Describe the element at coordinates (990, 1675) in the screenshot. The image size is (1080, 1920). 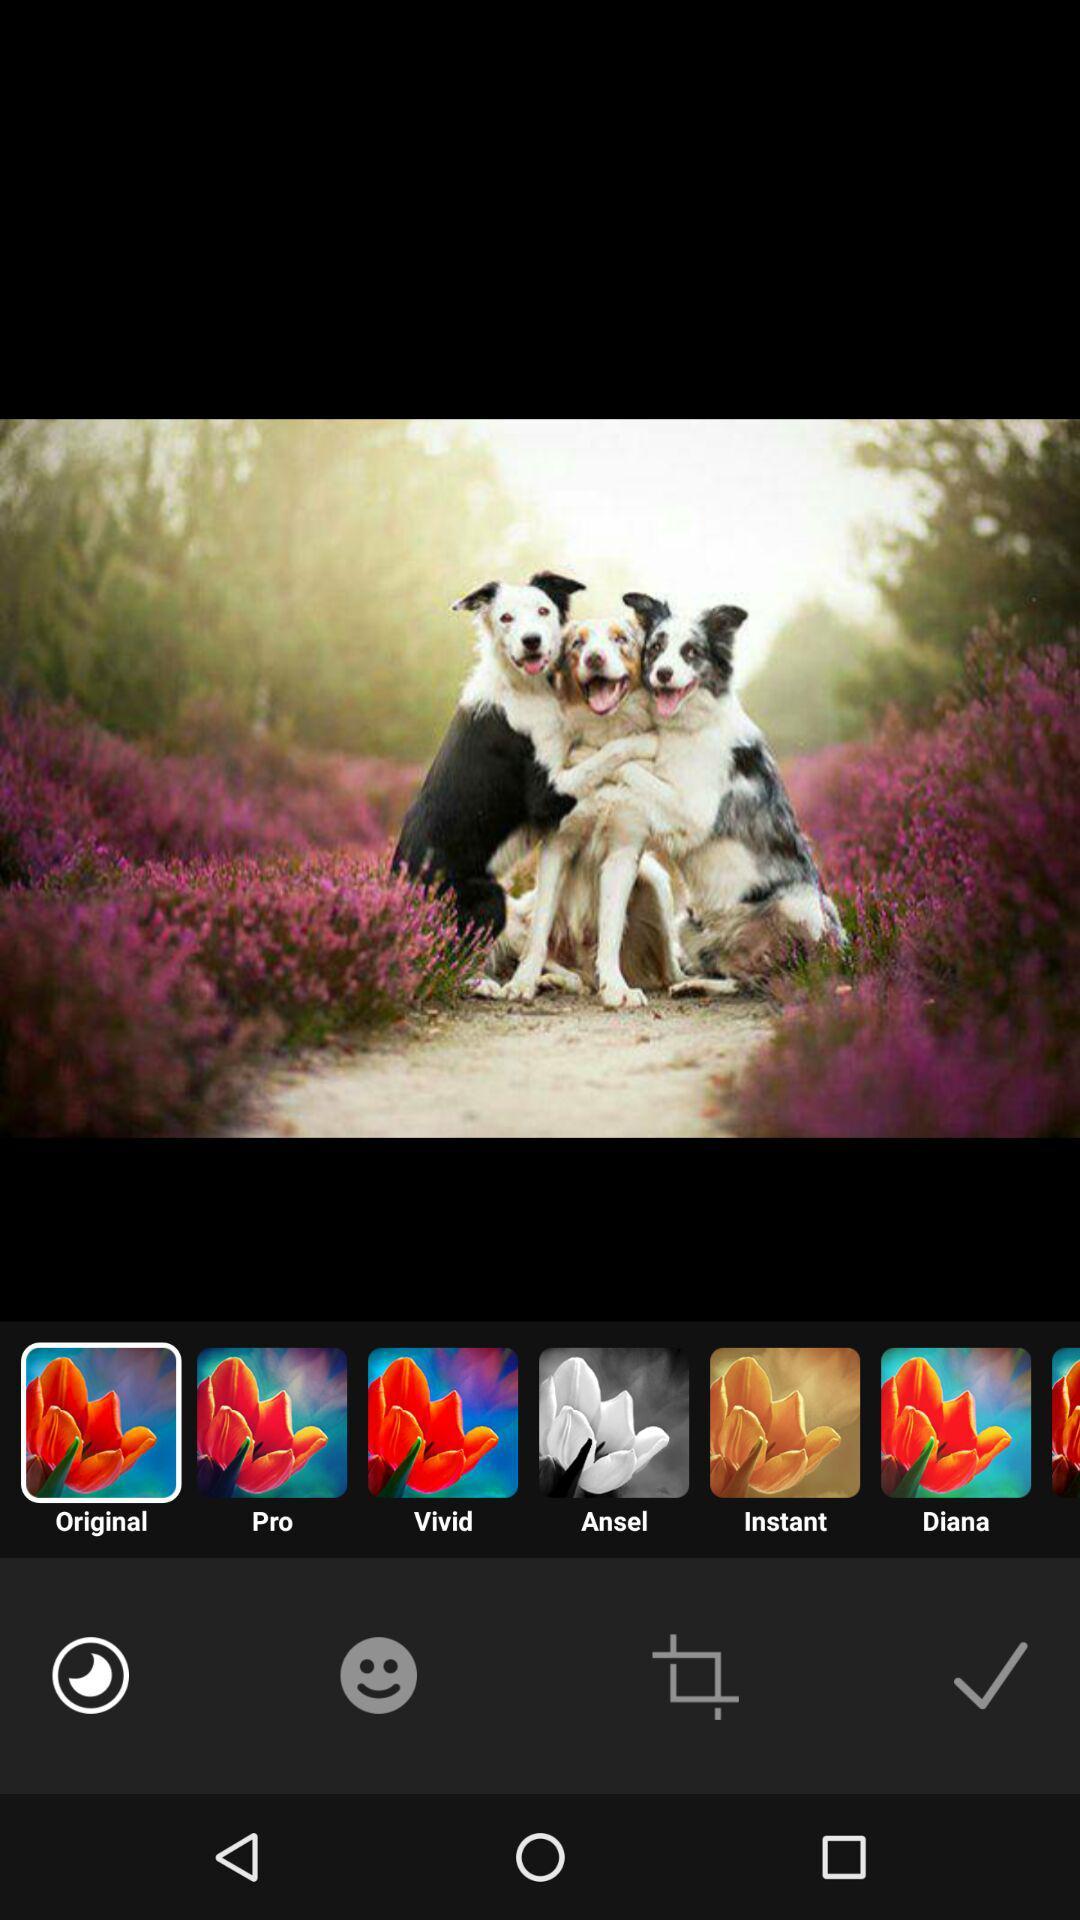
I see `the image to use` at that location.